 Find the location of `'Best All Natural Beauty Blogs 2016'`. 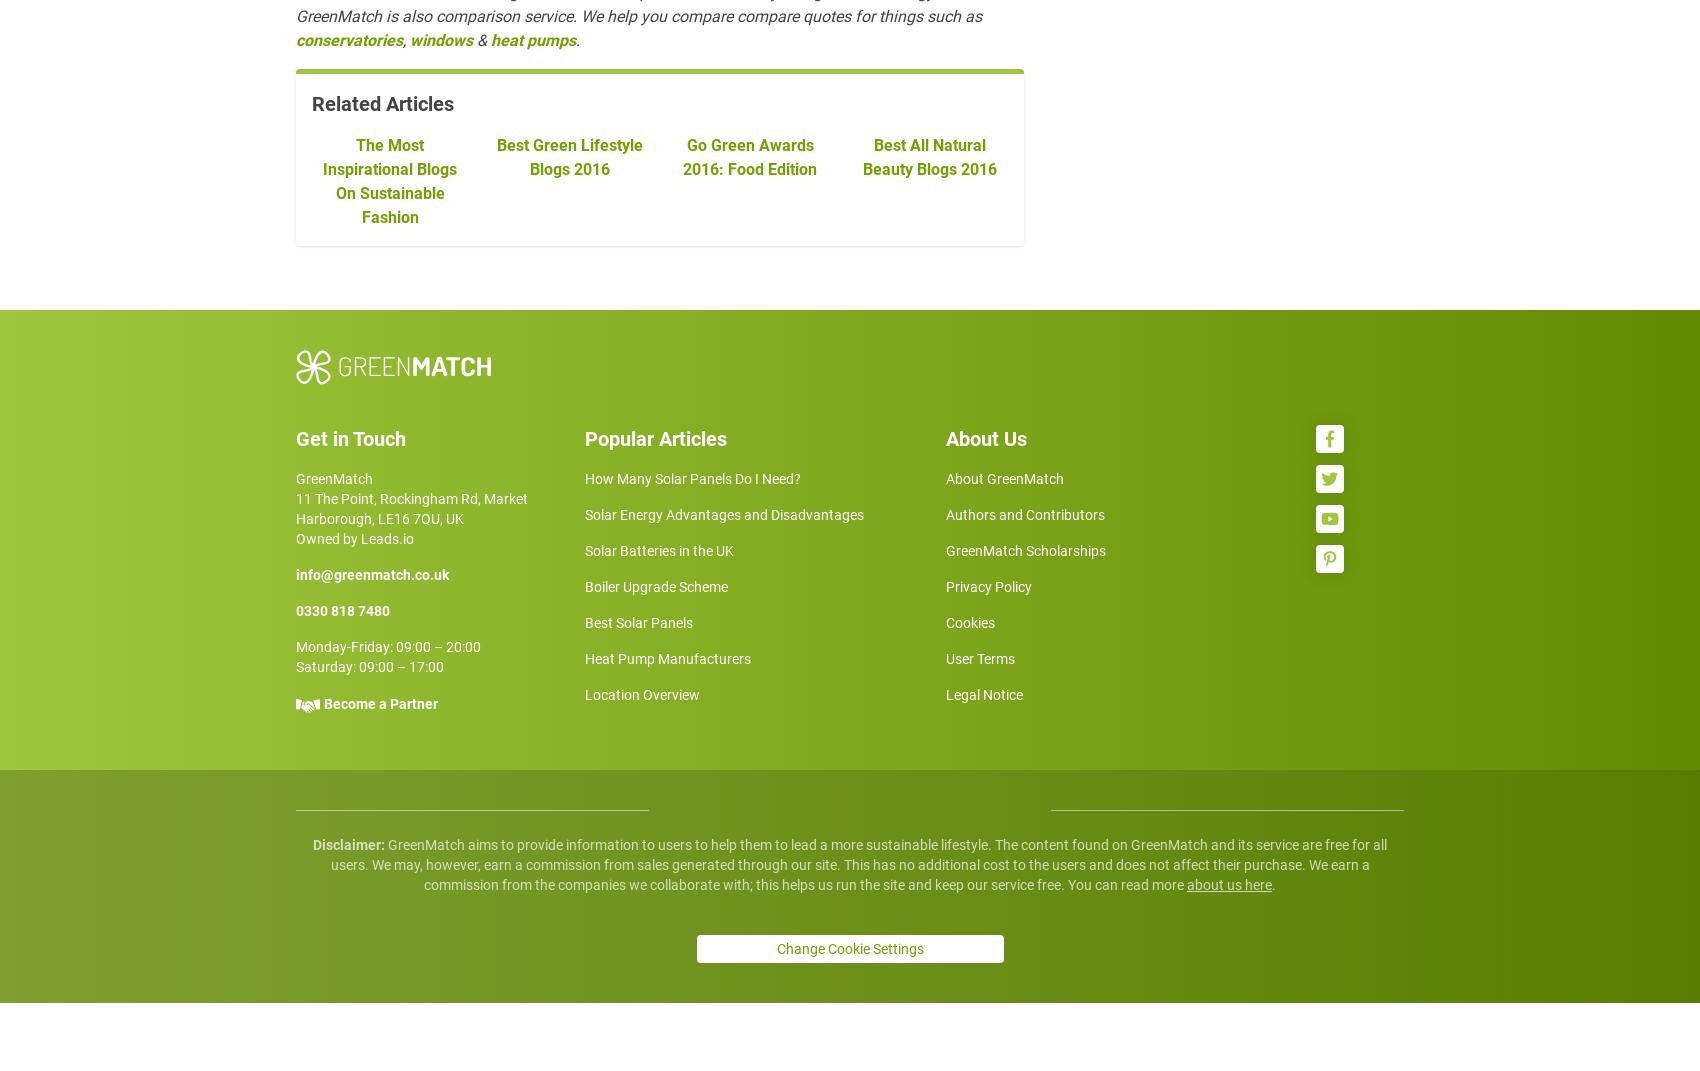

'Best All Natural Beauty Blogs 2016' is located at coordinates (930, 237).